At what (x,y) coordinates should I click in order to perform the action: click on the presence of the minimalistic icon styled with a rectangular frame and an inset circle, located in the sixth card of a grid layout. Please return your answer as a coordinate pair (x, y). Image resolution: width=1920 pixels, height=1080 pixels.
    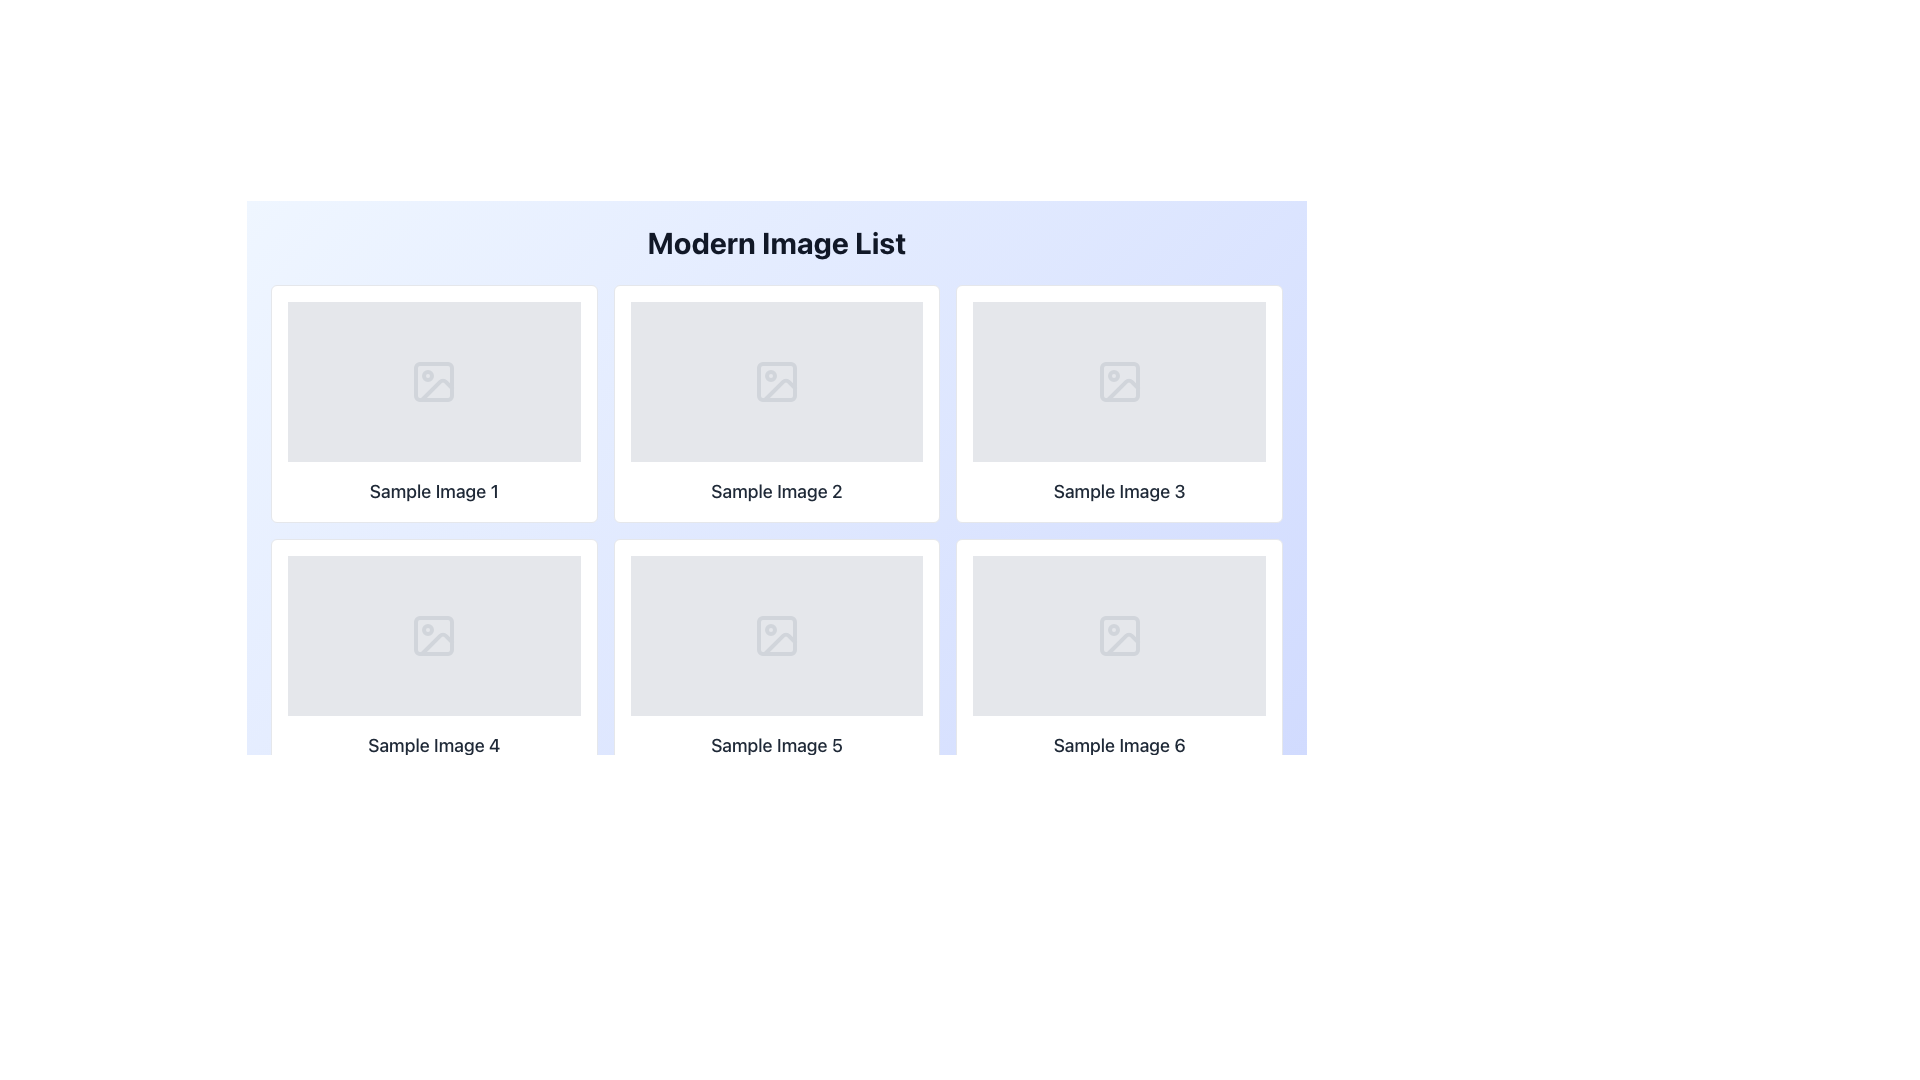
    Looking at the image, I should click on (1118, 636).